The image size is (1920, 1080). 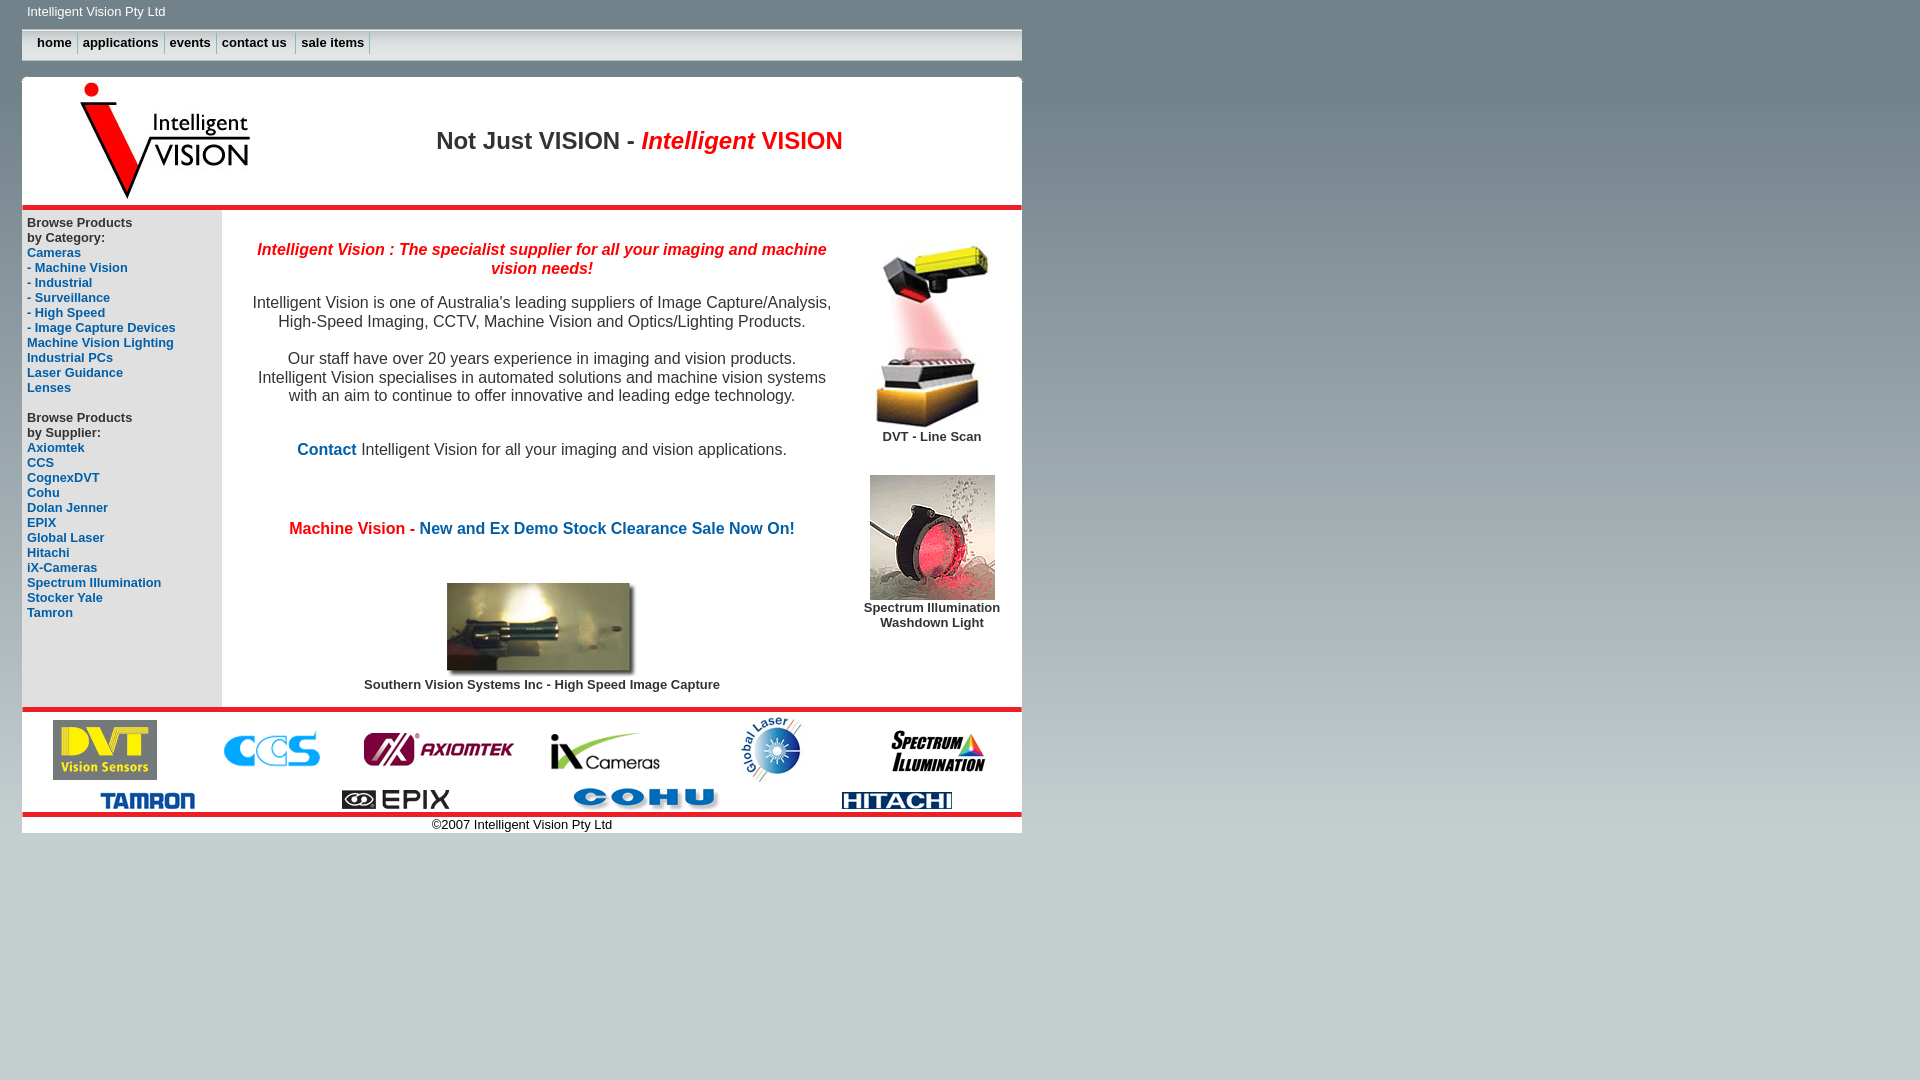 I want to click on 'iX-Cameras', so click(x=62, y=567).